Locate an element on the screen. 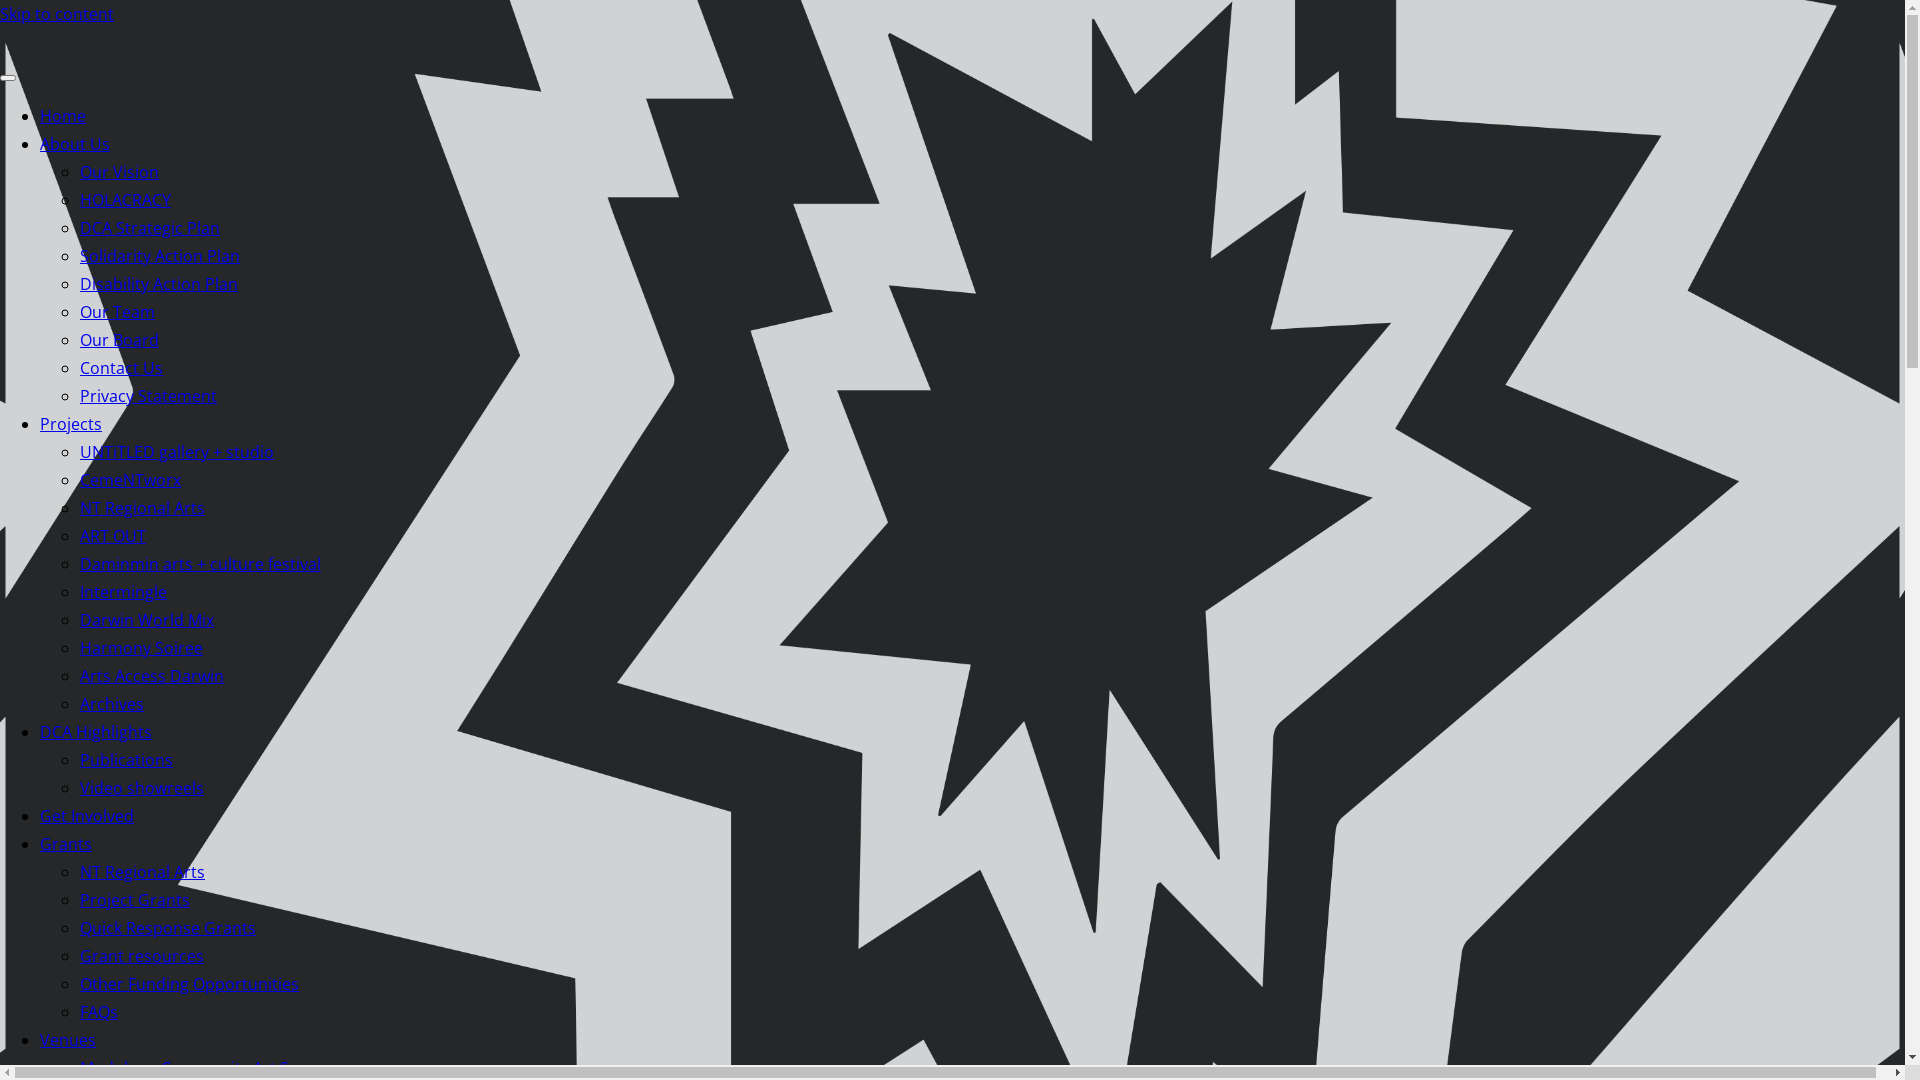 The height and width of the screenshot is (1080, 1920). 'Video showreels' is located at coordinates (141, 786).